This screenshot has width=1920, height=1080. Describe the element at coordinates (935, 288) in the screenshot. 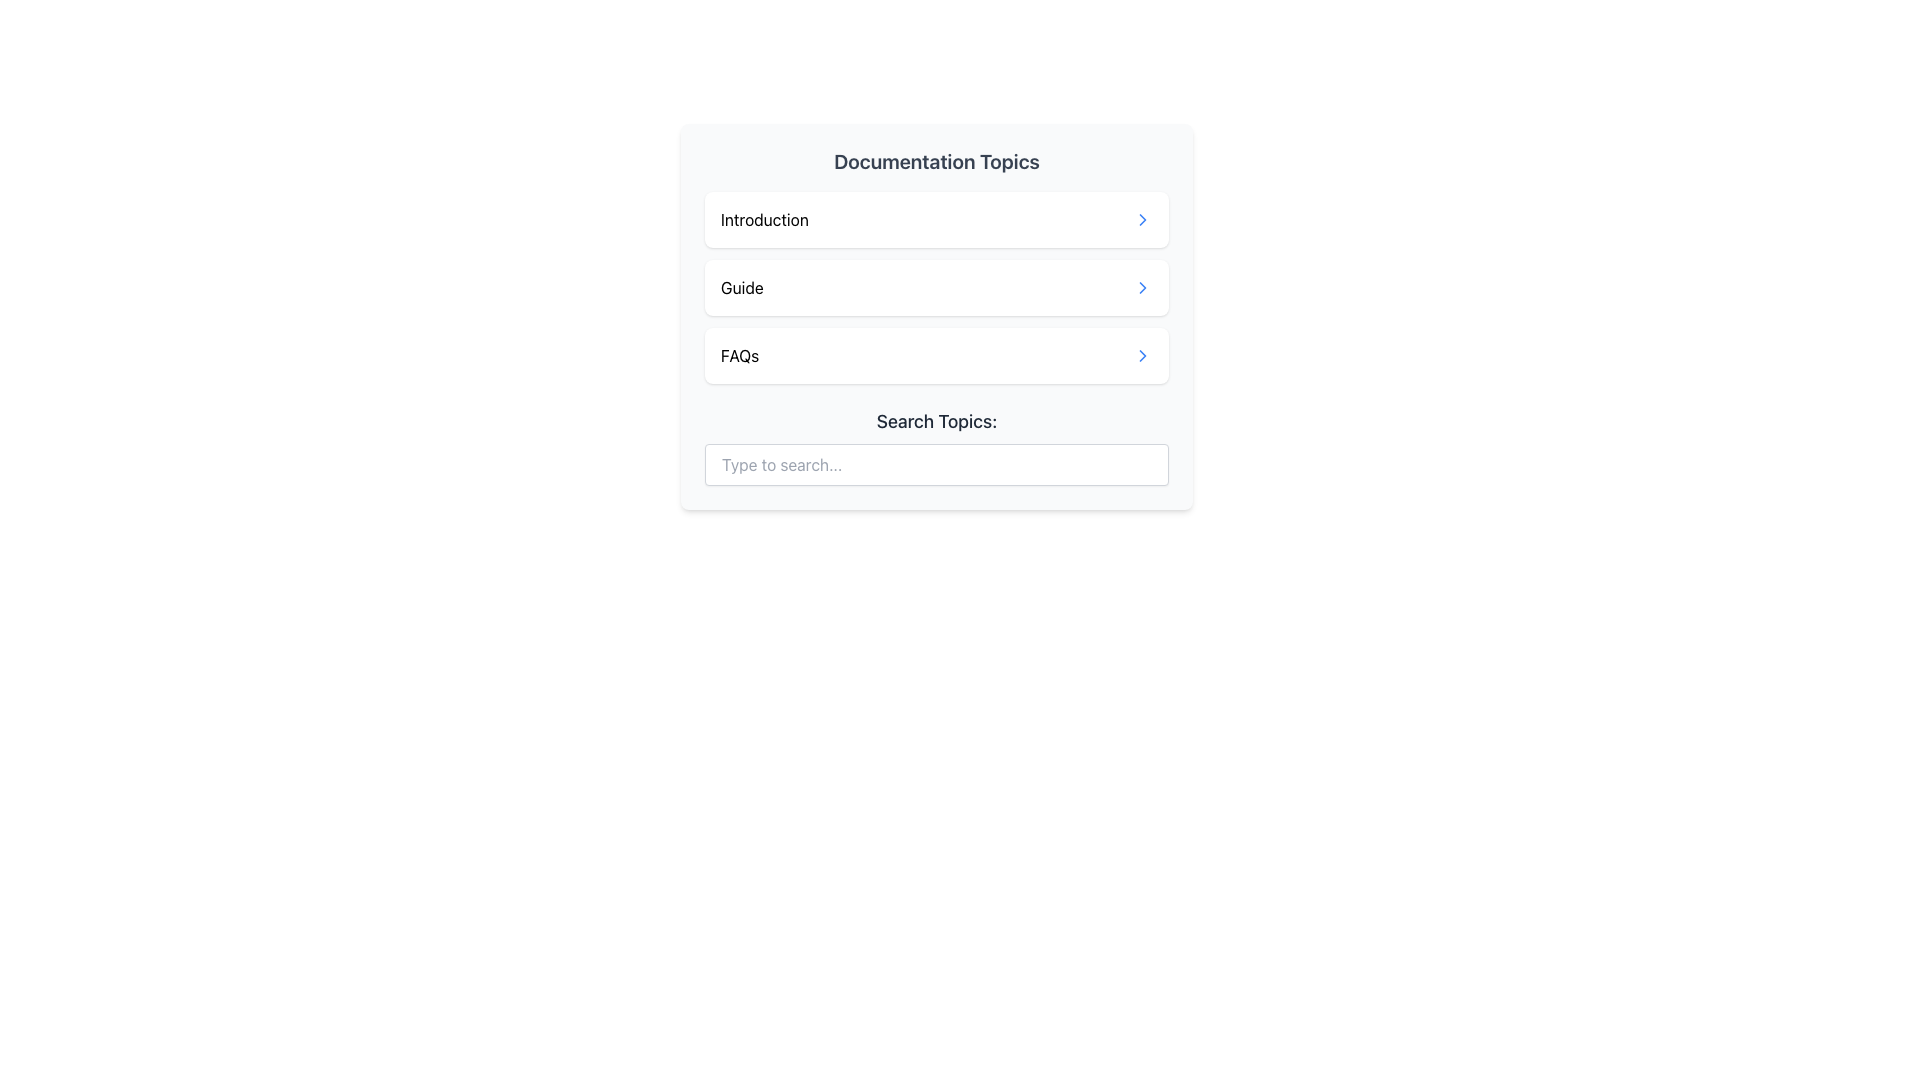

I see `the second card styled as a button in the 'Documentation Topics' section` at that location.